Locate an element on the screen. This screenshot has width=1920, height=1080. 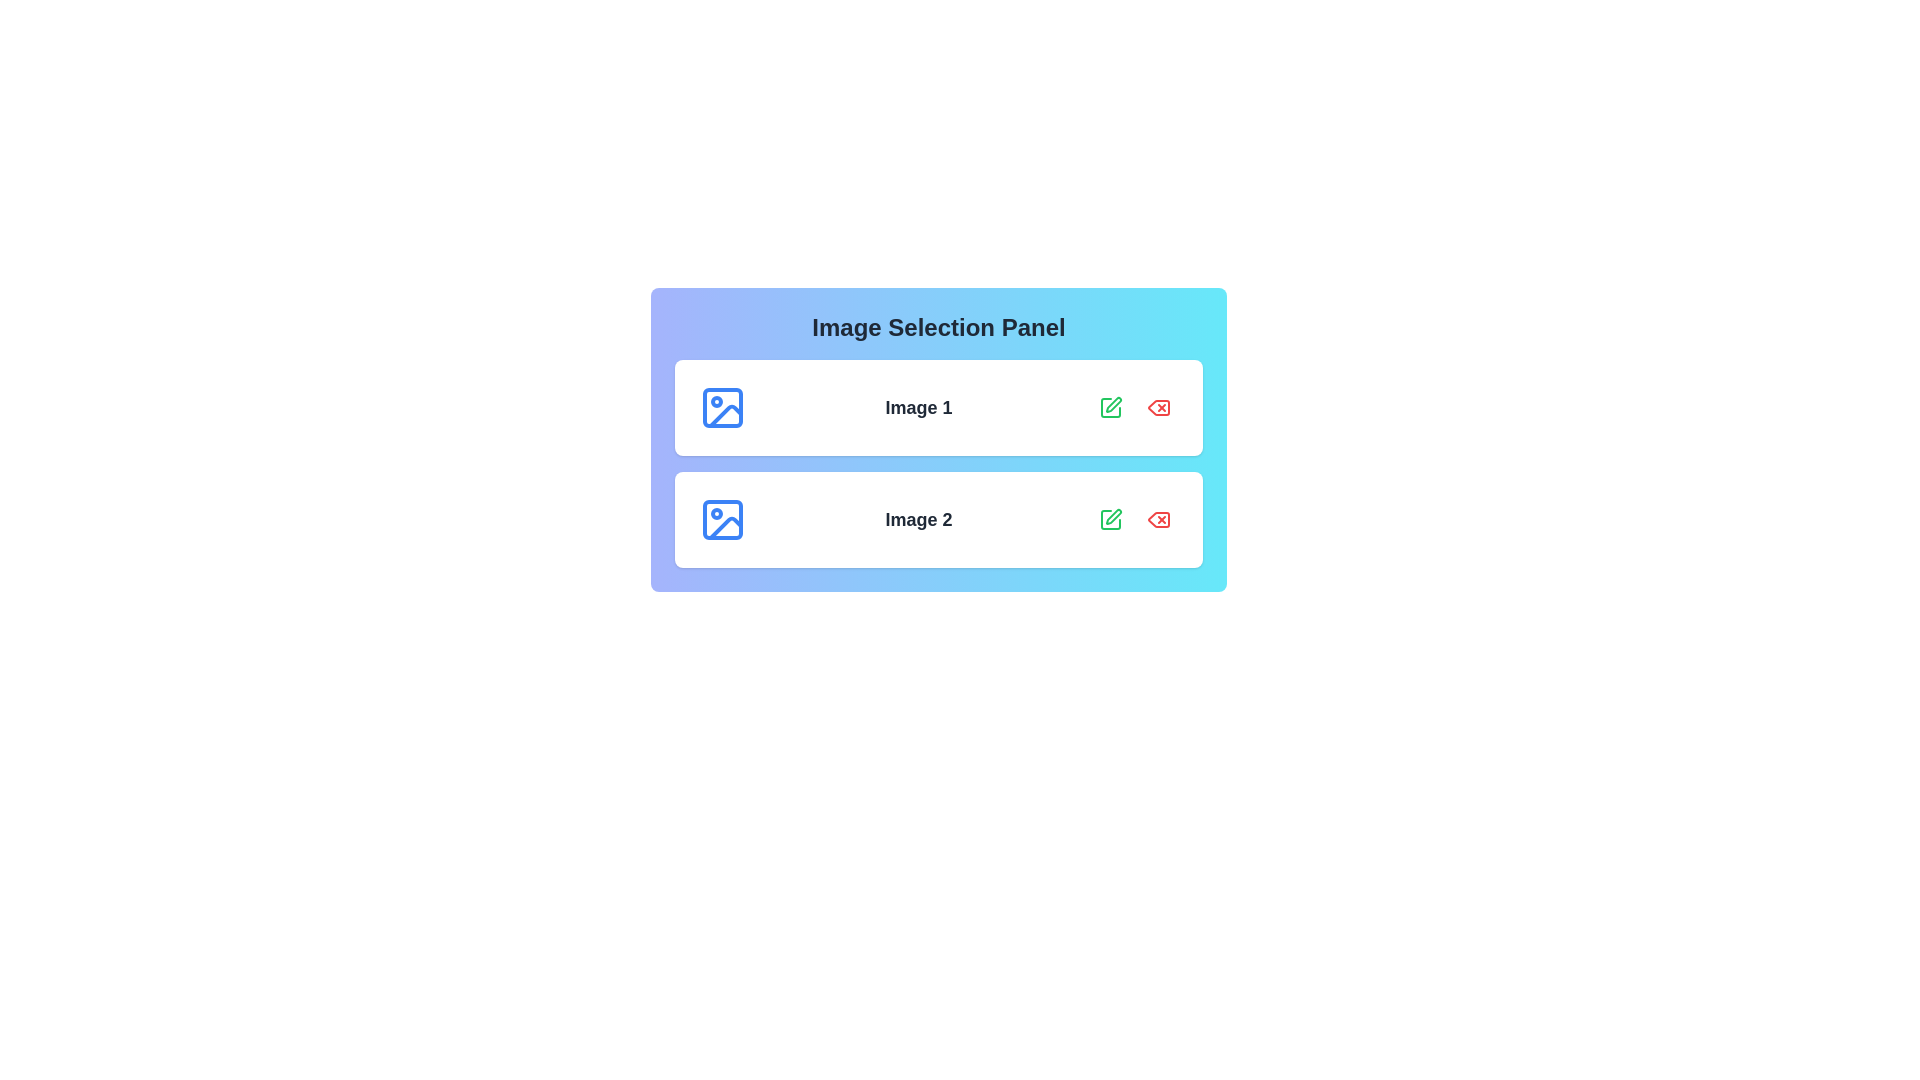
the delete button/icon located at the far right end of the list item row labeled 'Image 1' is located at coordinates (1158, 407).